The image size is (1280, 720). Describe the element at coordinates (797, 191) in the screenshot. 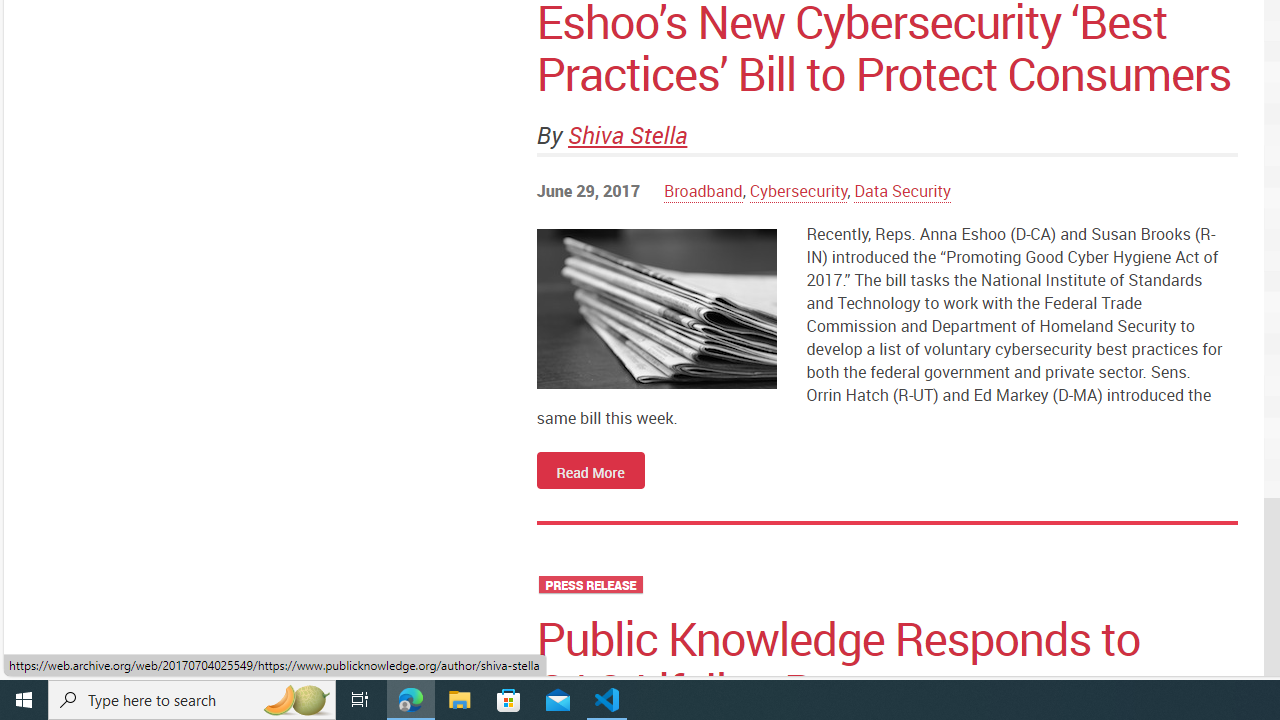

I see `'Cybersecurity'` at that location.